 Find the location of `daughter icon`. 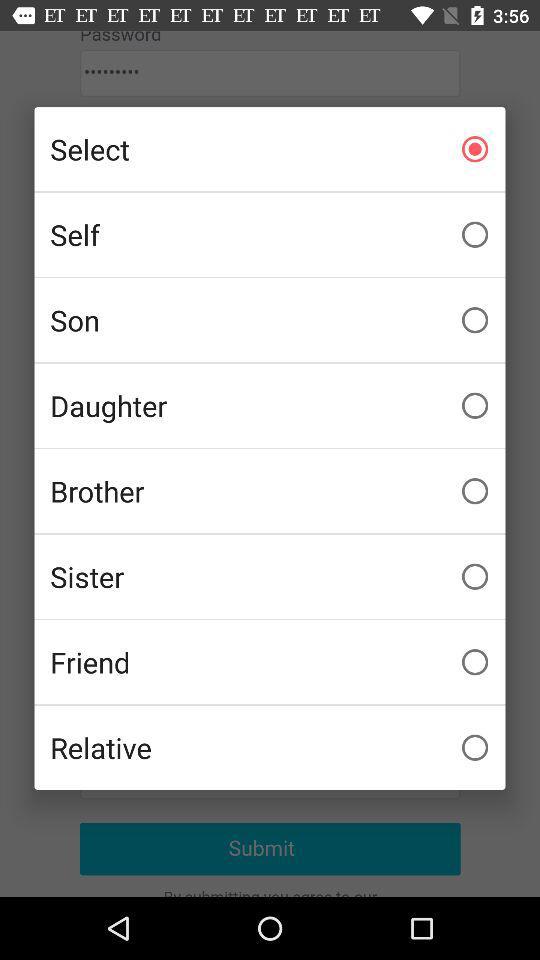

daughter icon is located at coordinates (270, 404).